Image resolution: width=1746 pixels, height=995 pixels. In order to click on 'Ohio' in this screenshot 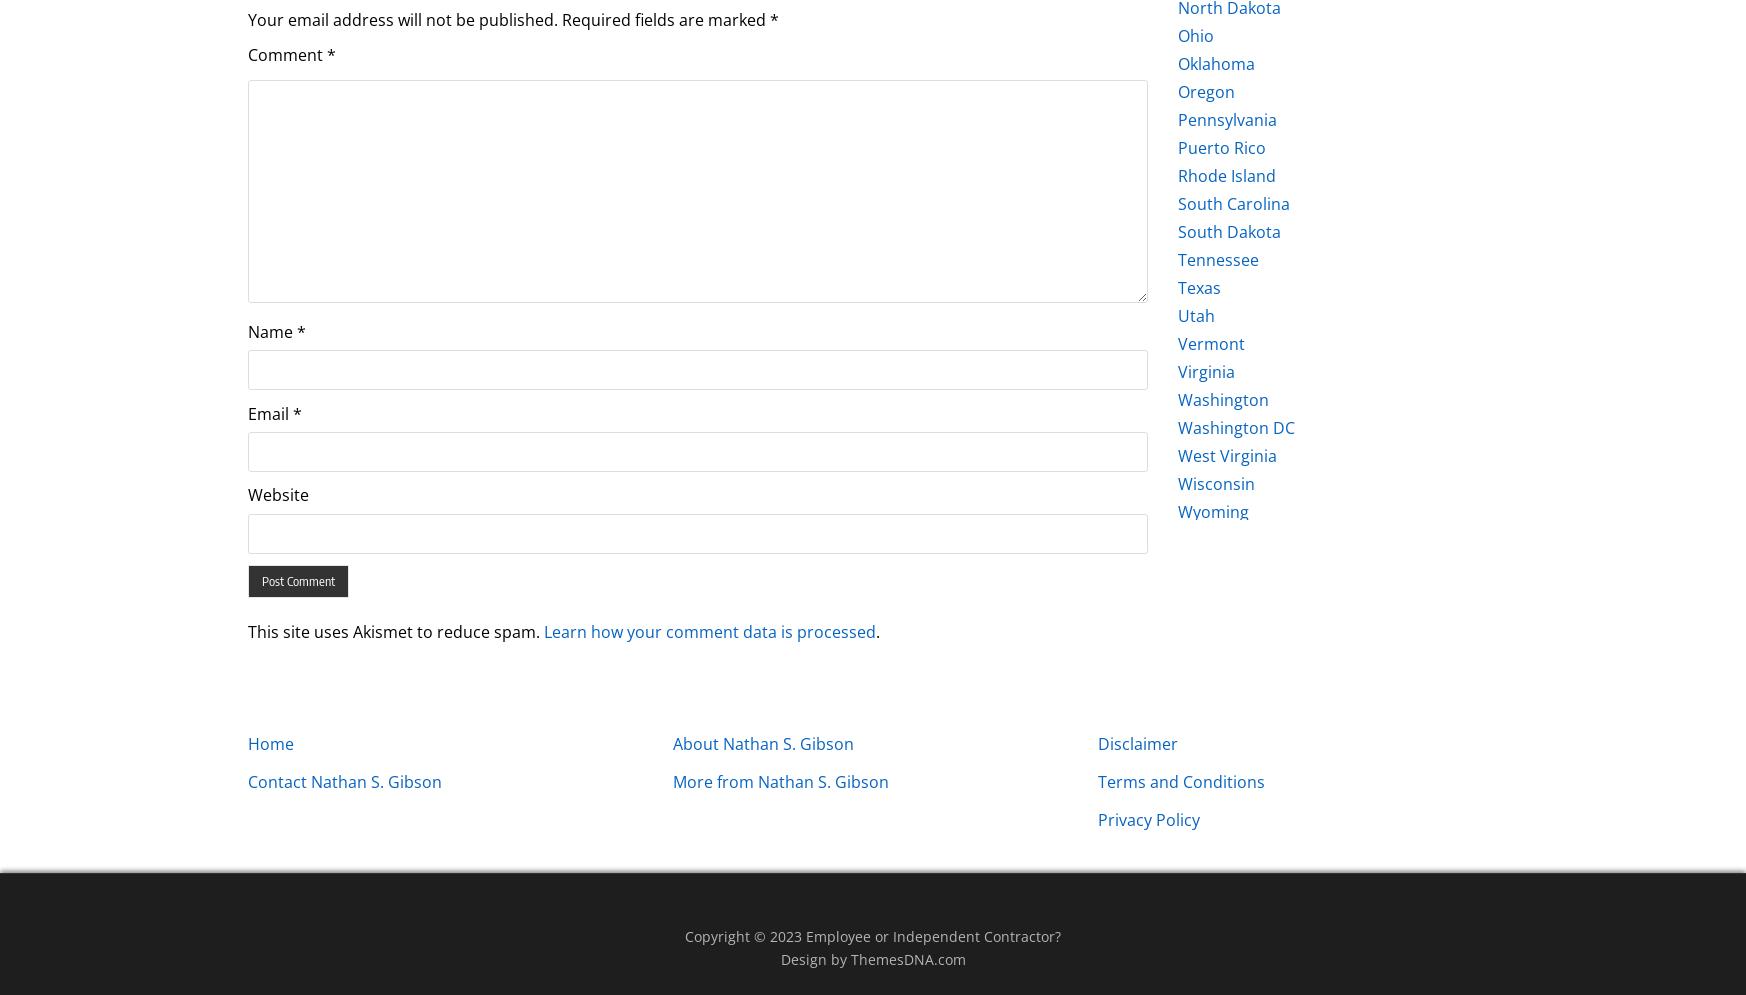, I will do `click(1178, 36)`.